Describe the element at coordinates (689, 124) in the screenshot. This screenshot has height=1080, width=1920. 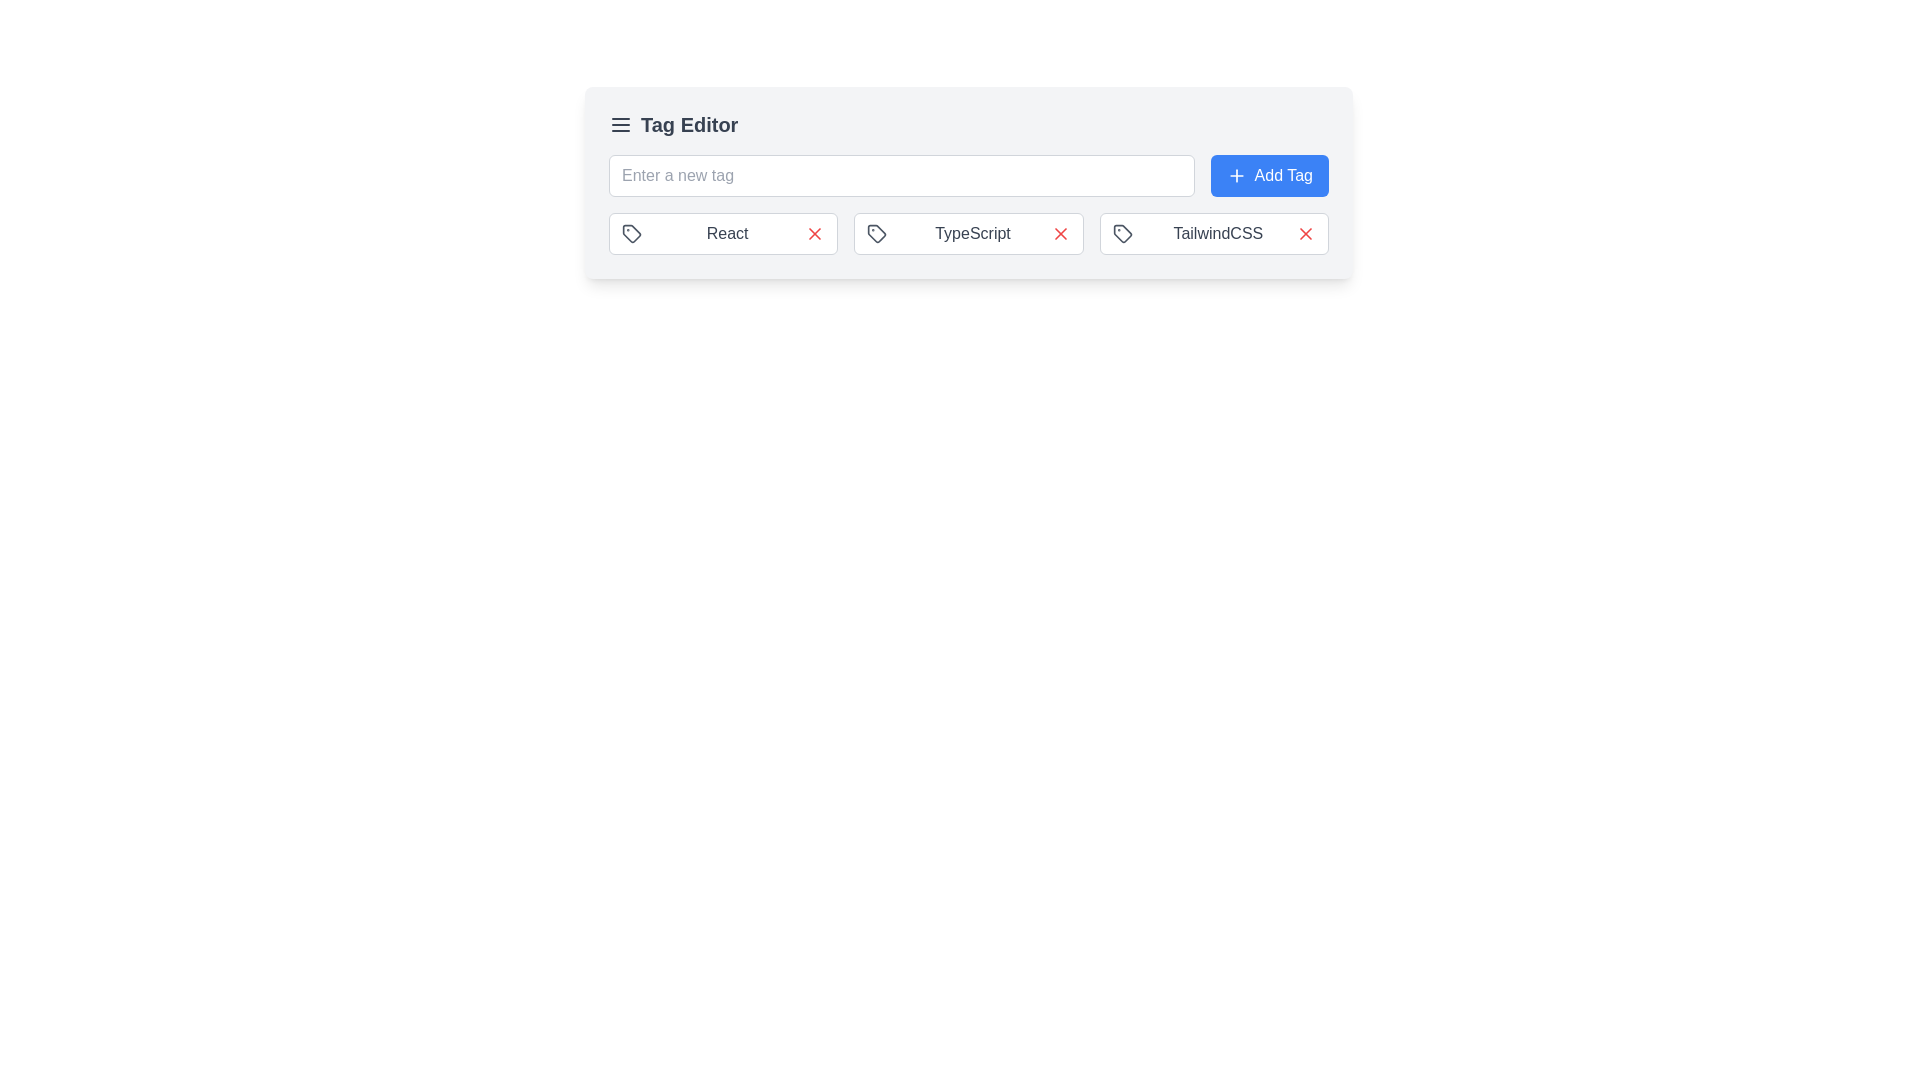
I see `the header text element that indicates the main functionality of the section, located in the top-left of the interface, to the right of the navigation icon` at that location.